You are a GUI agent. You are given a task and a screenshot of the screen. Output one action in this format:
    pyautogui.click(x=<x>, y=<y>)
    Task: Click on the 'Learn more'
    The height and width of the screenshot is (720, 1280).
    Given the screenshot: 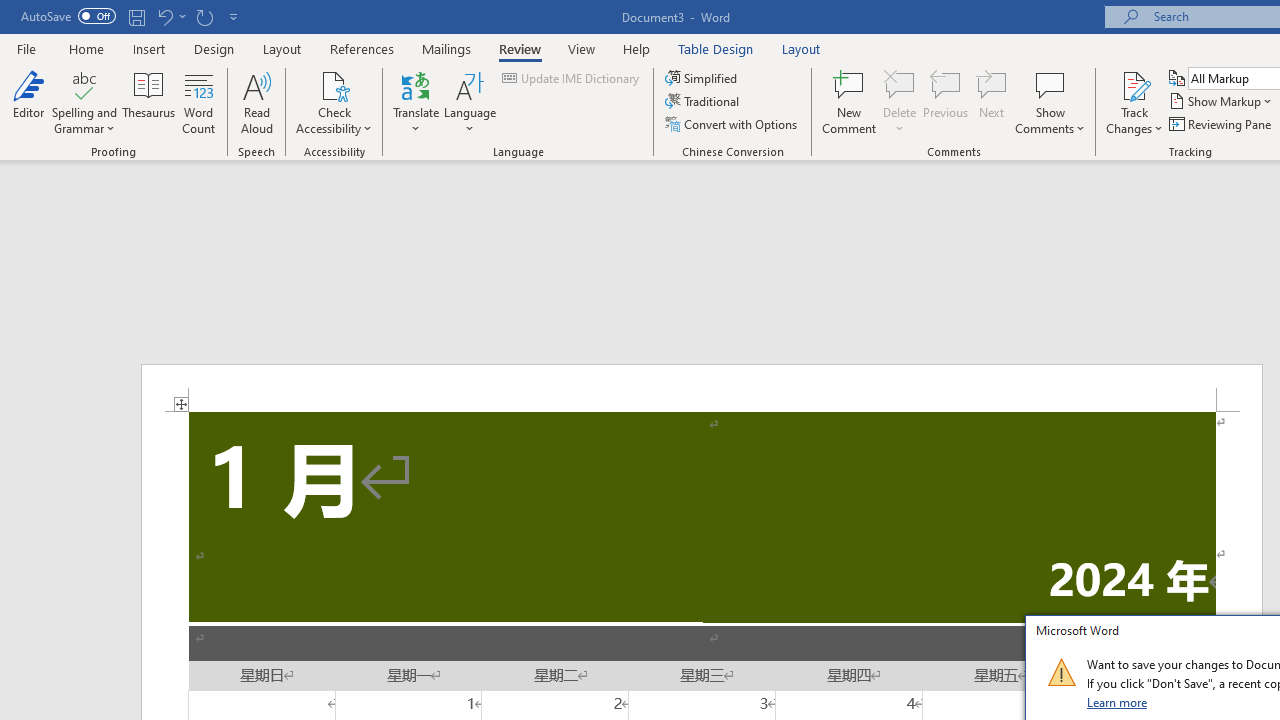 What is the action you would take?
    pyautogui.click(x=1117, y=701)
    